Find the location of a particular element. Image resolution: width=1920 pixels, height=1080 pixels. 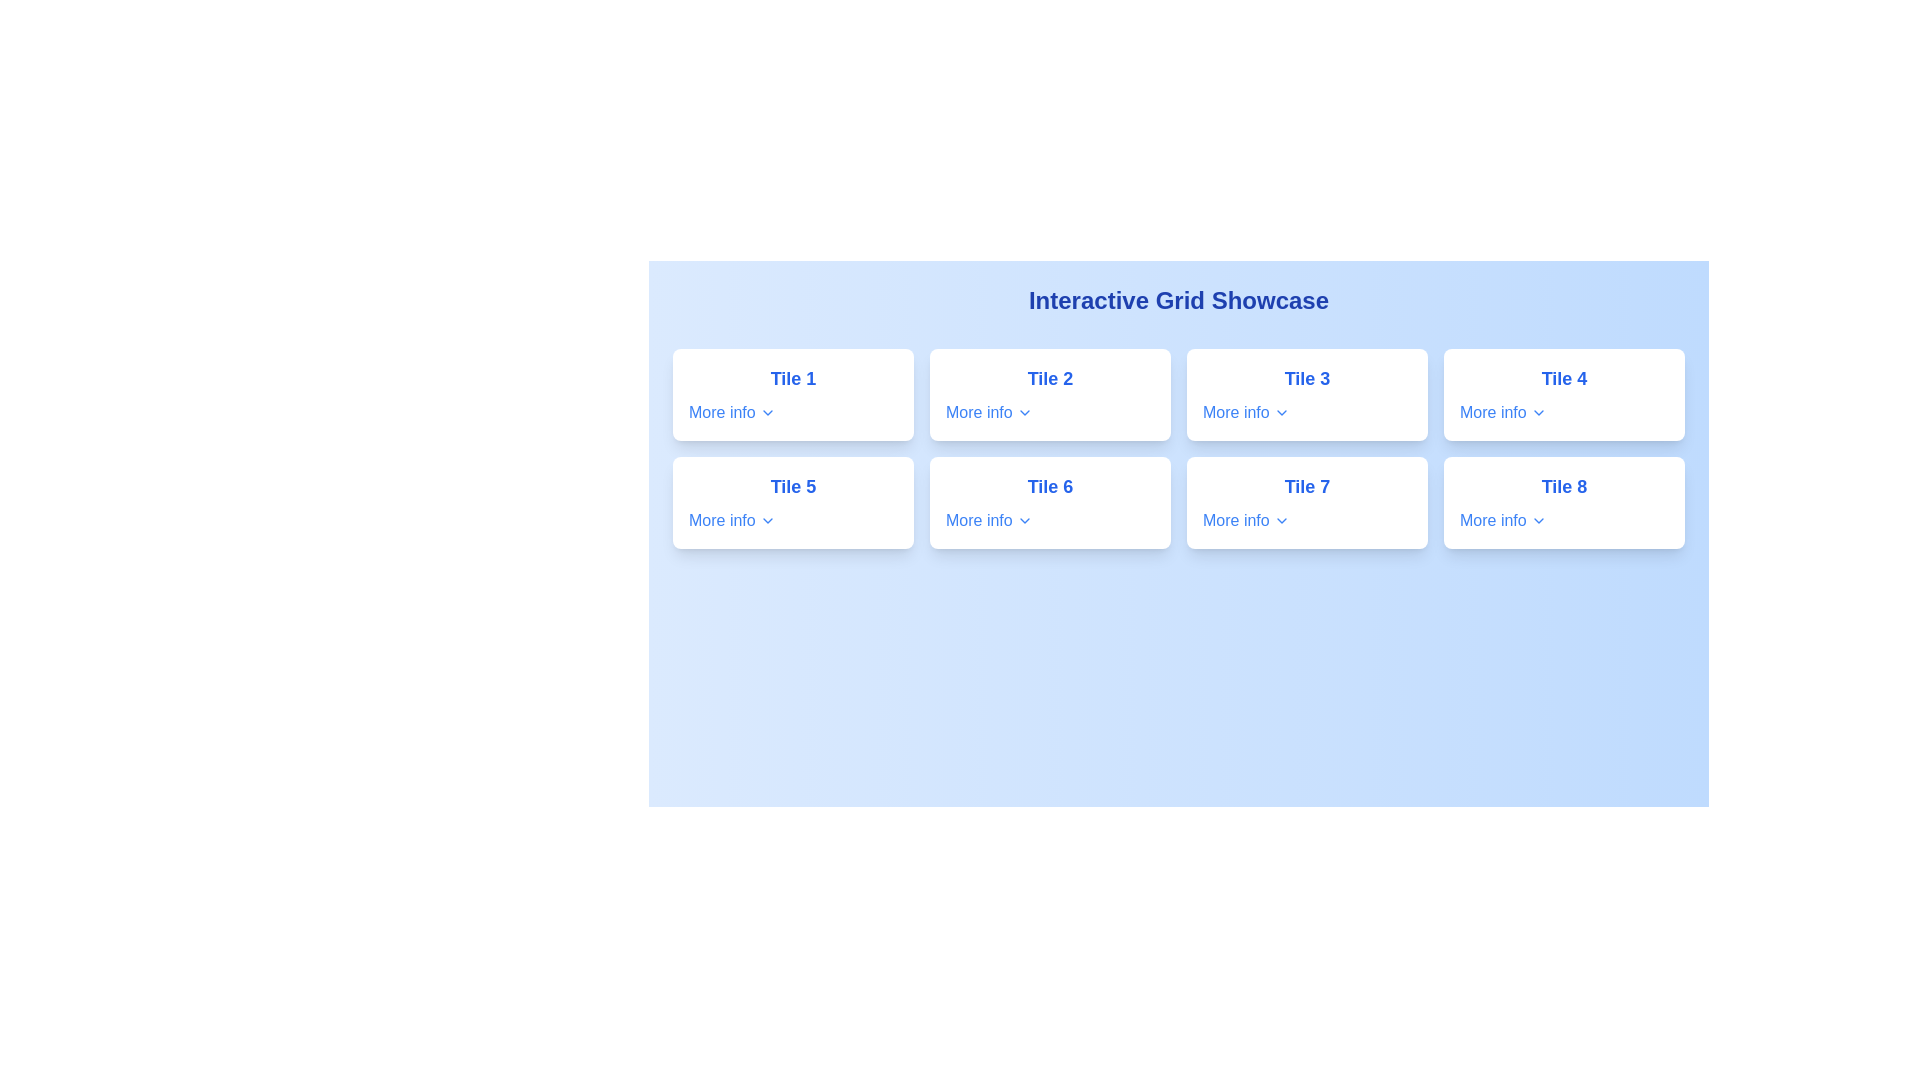

the downward arrow icon, which is part of the 'More info' label located on the far right of the fourth row in the grid layout within 'Tile 8' is located at coordinates (1537, 519).